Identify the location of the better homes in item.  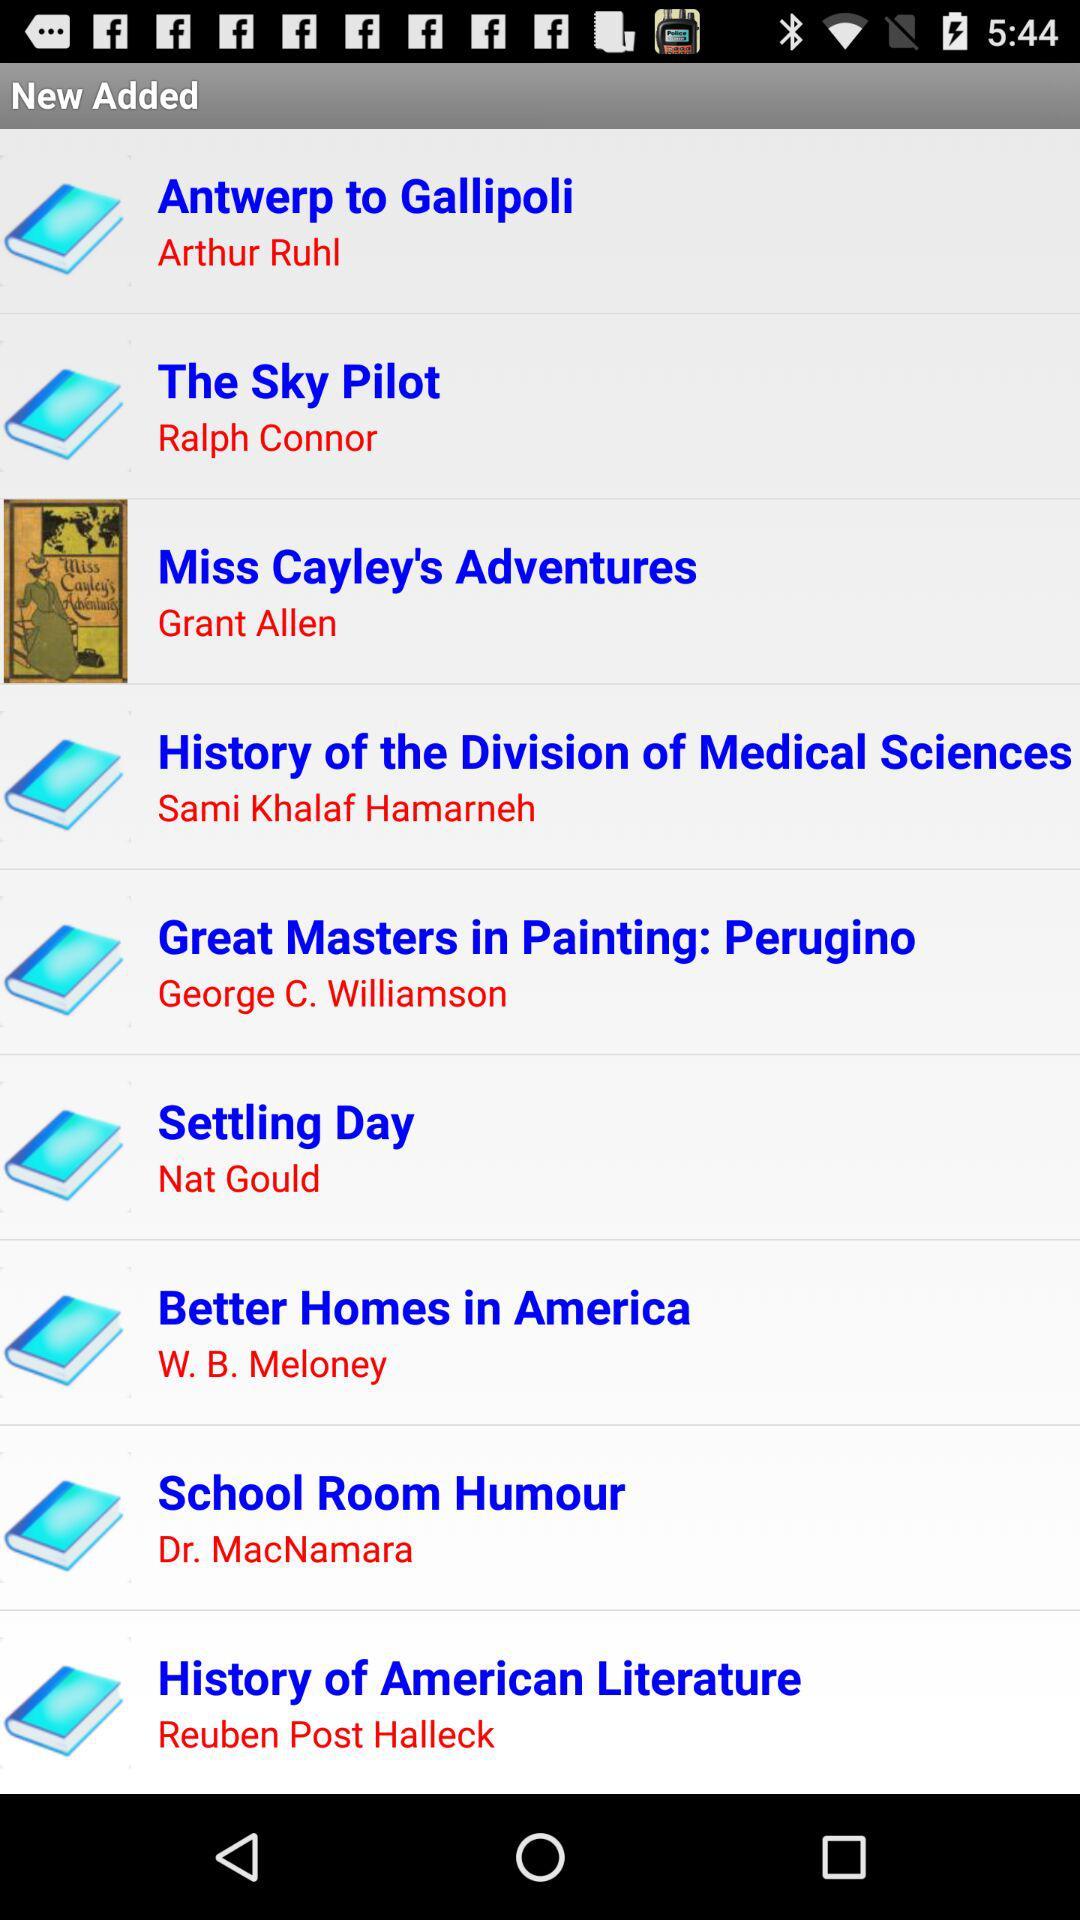
(423, 1306).